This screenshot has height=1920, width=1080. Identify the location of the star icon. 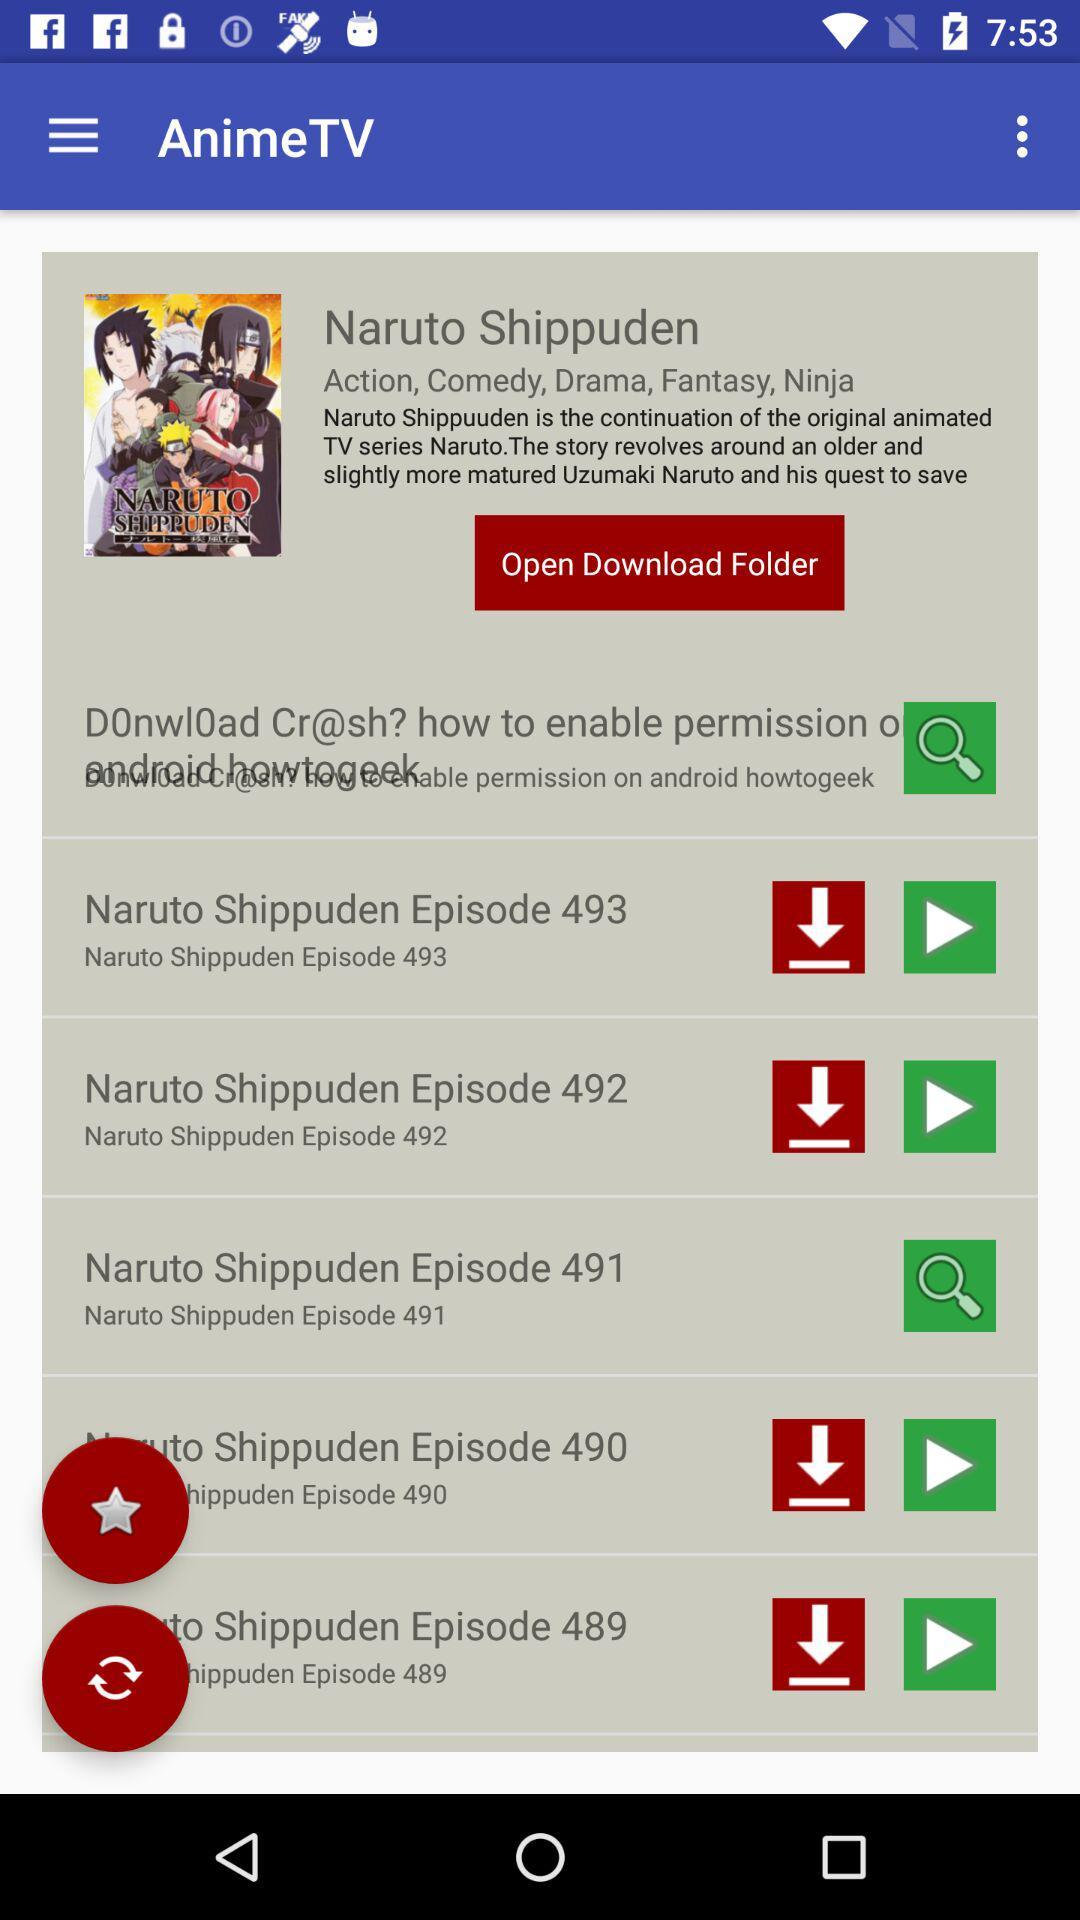
(115, 1510).